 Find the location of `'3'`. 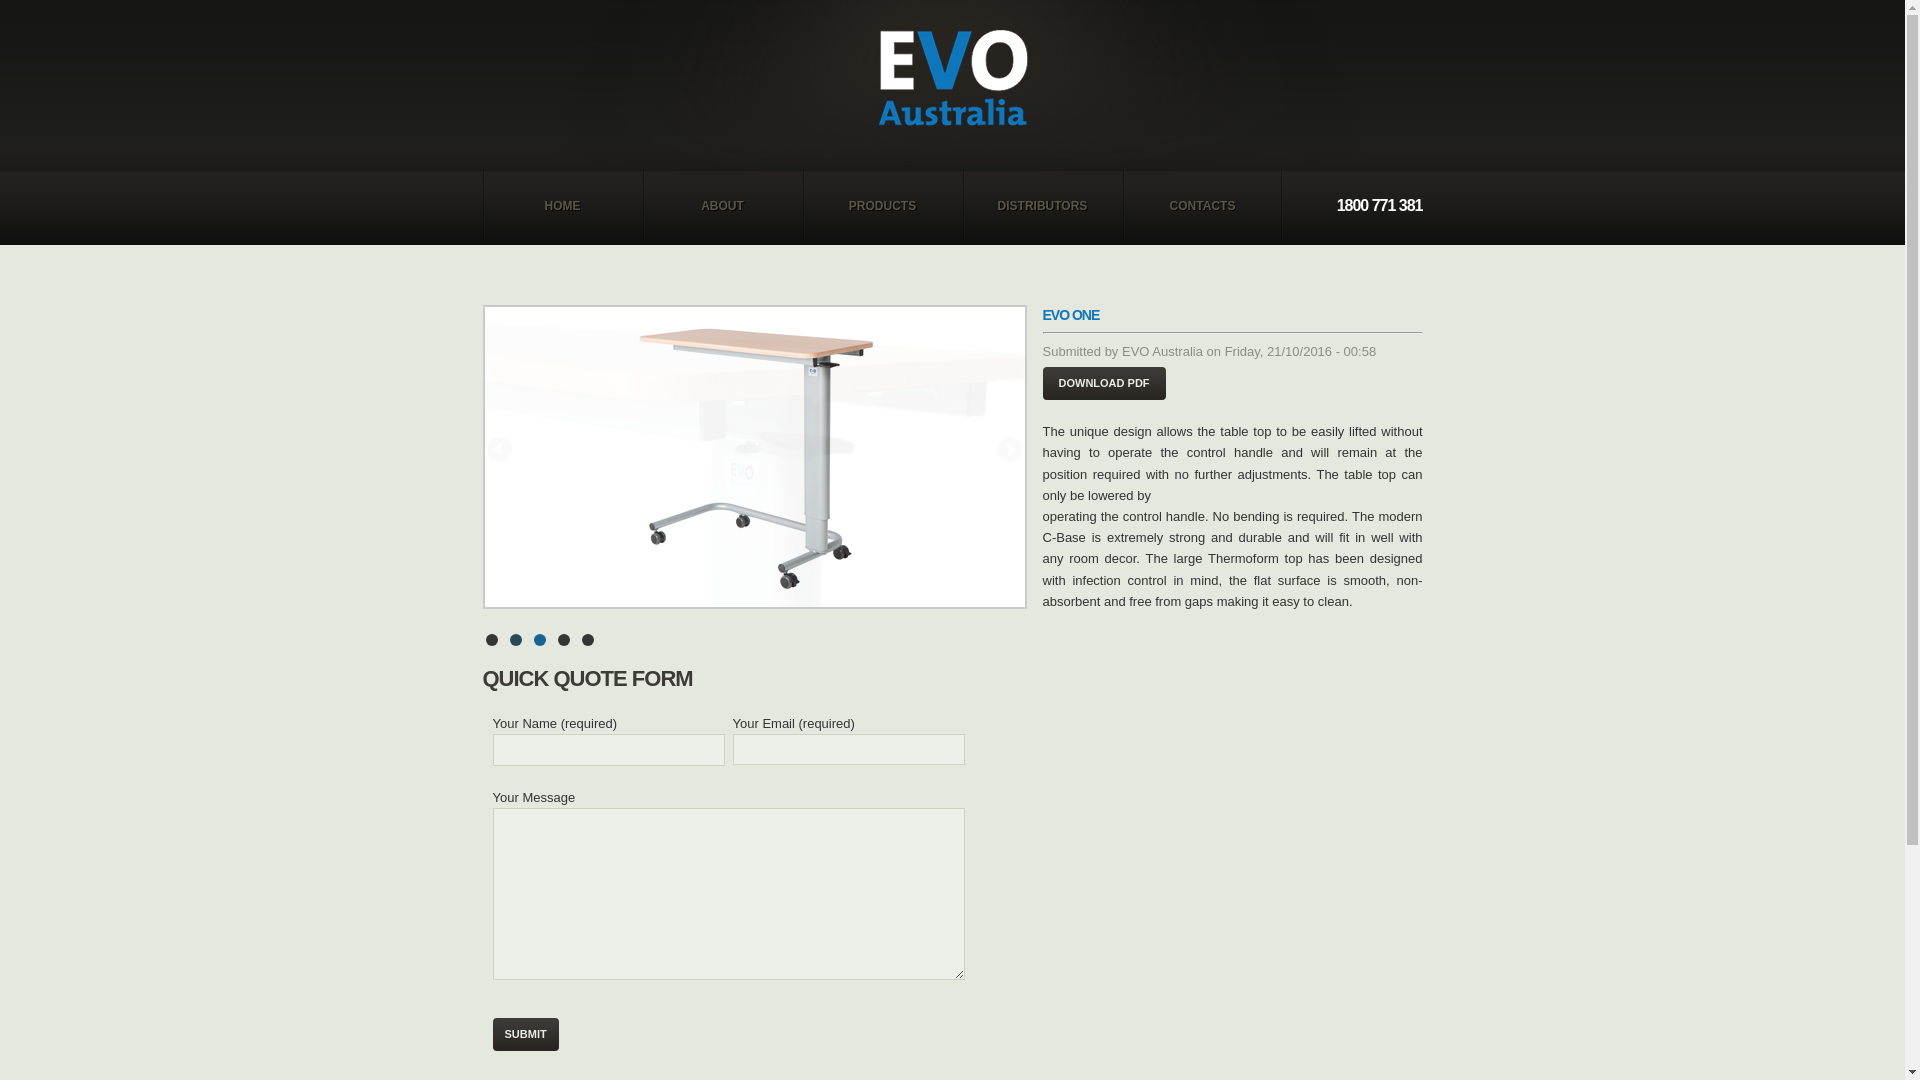

'3' is located at coordinates (539, 640).